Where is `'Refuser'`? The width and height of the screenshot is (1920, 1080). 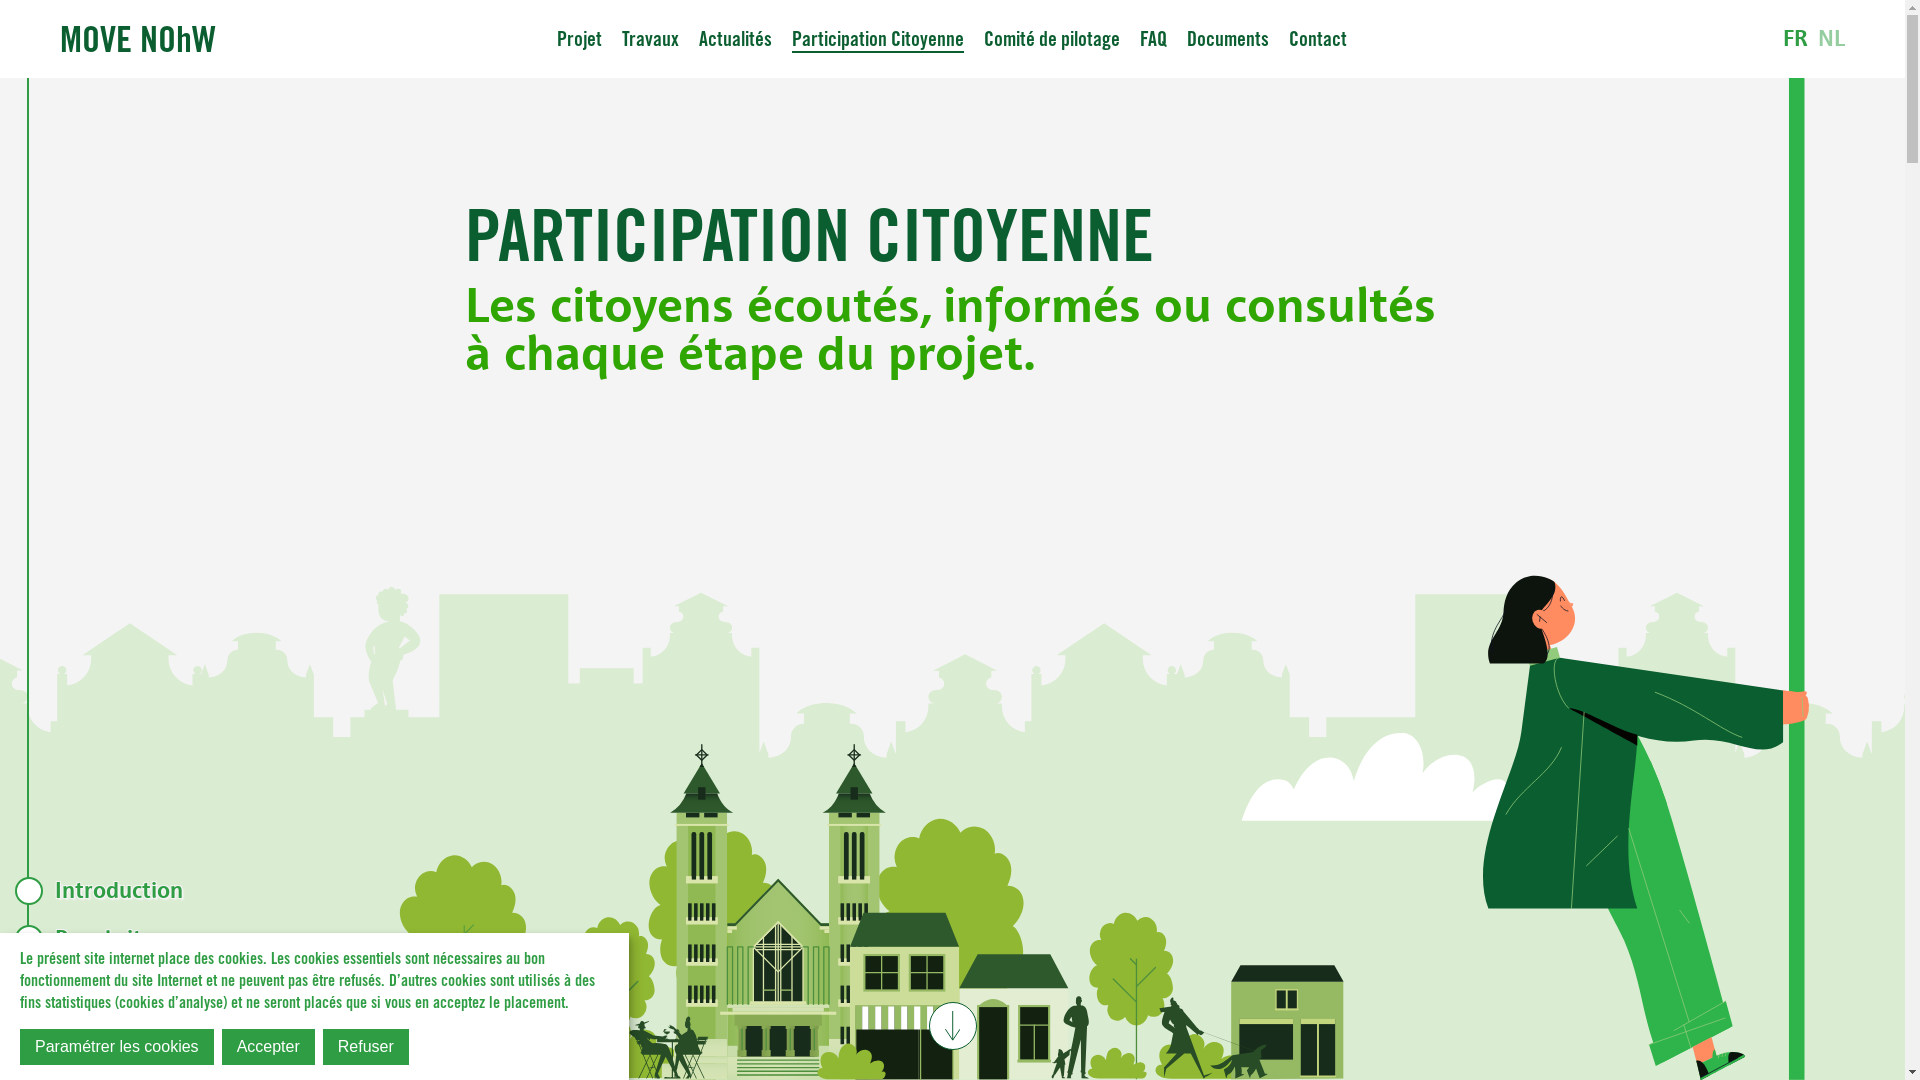 'Refuser' is located at coordinates (365, 1045).